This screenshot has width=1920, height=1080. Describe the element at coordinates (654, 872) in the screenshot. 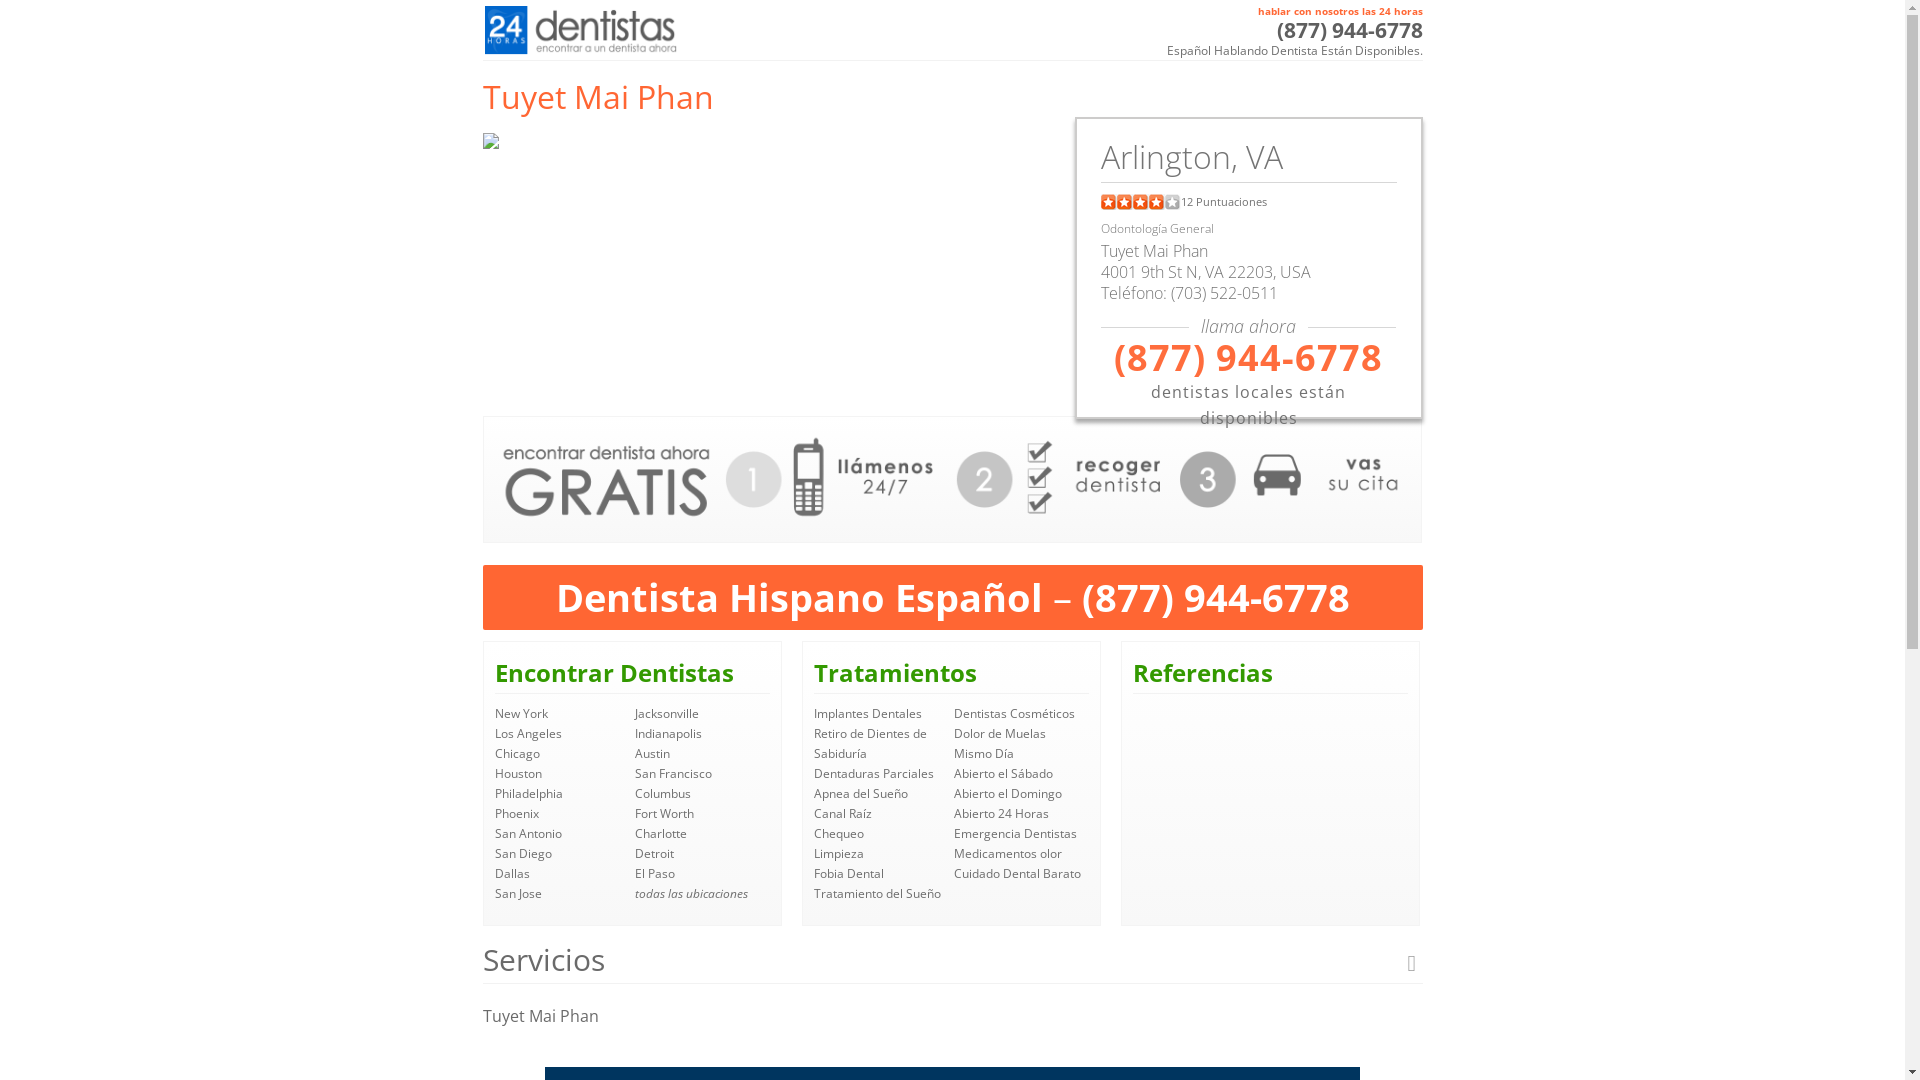

I see `'El Paso'` at that location.